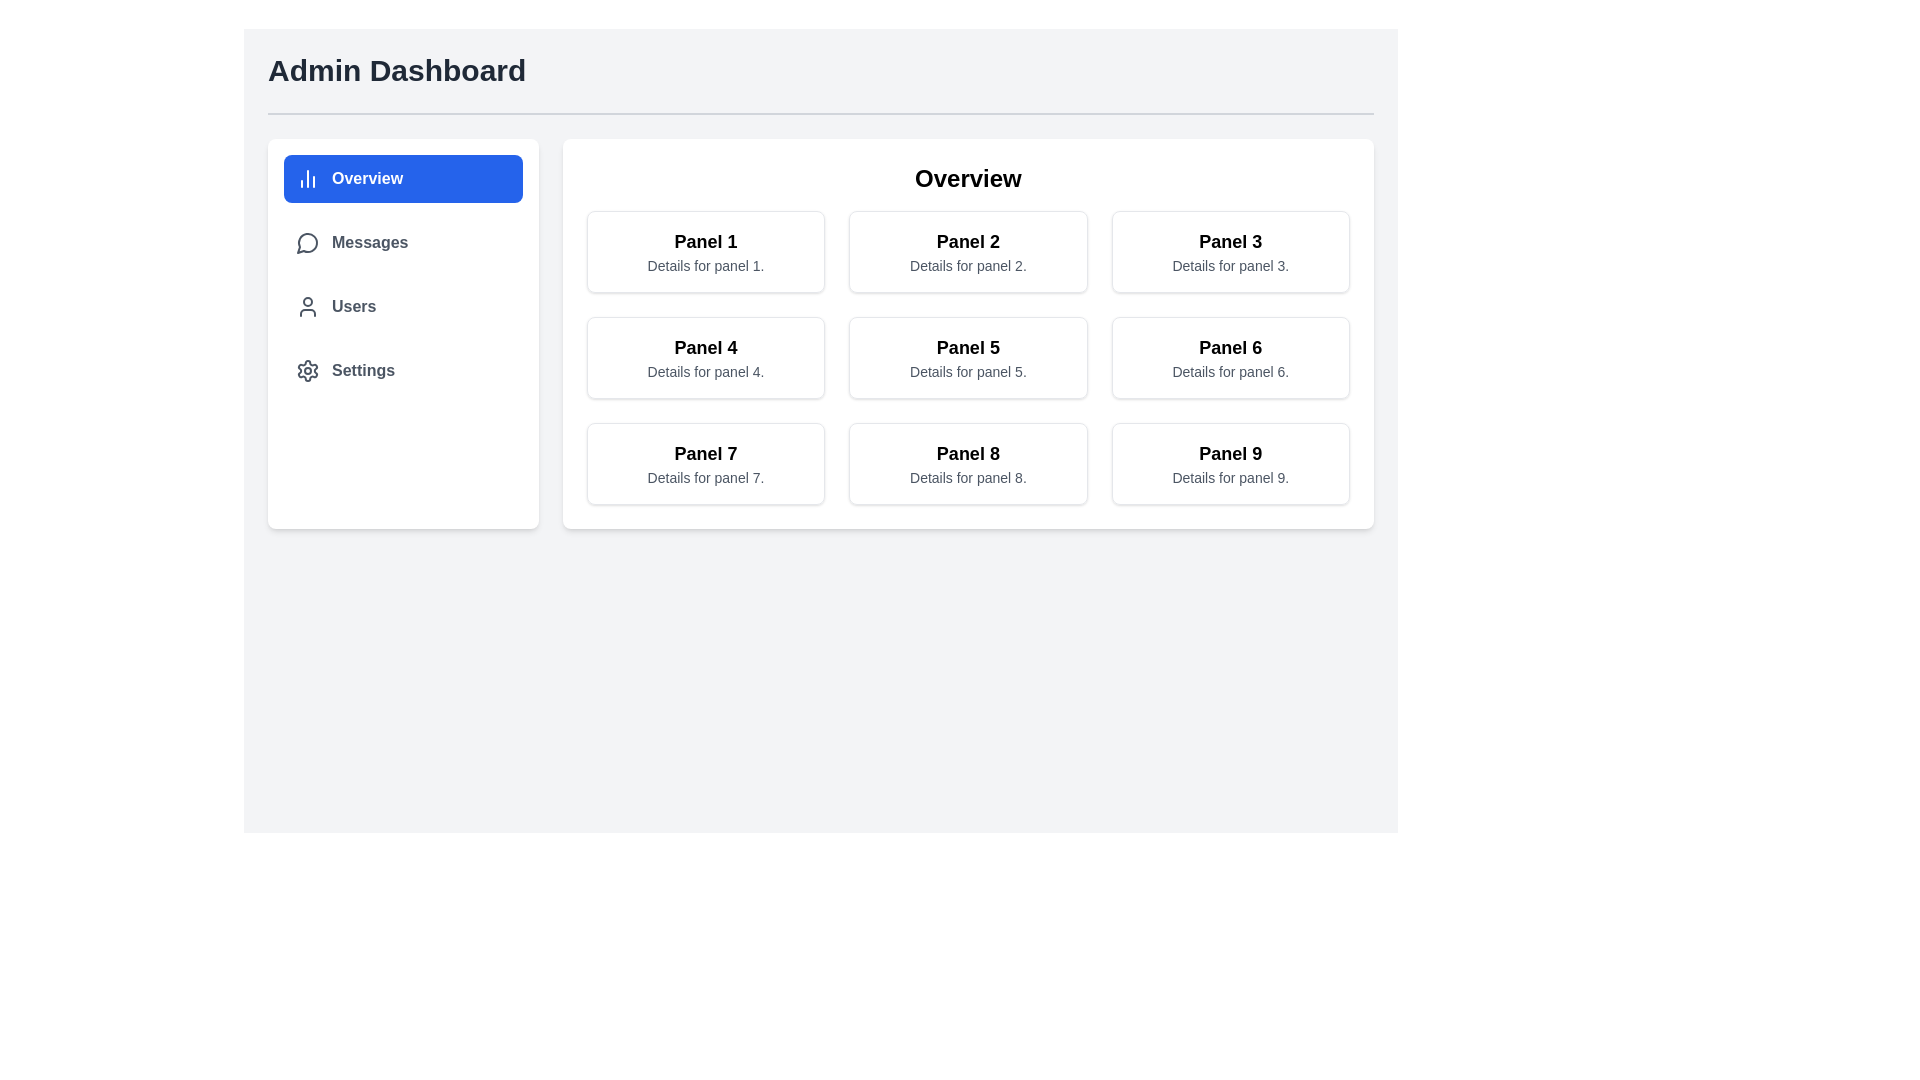 The image size is (1920, 1080). Describe the element at coordinates (363, 370) in the screenshot. I see `the 'Settings' text label in the vertical sidebar menu, which is the fourth item and displayed in bold font` at that location.